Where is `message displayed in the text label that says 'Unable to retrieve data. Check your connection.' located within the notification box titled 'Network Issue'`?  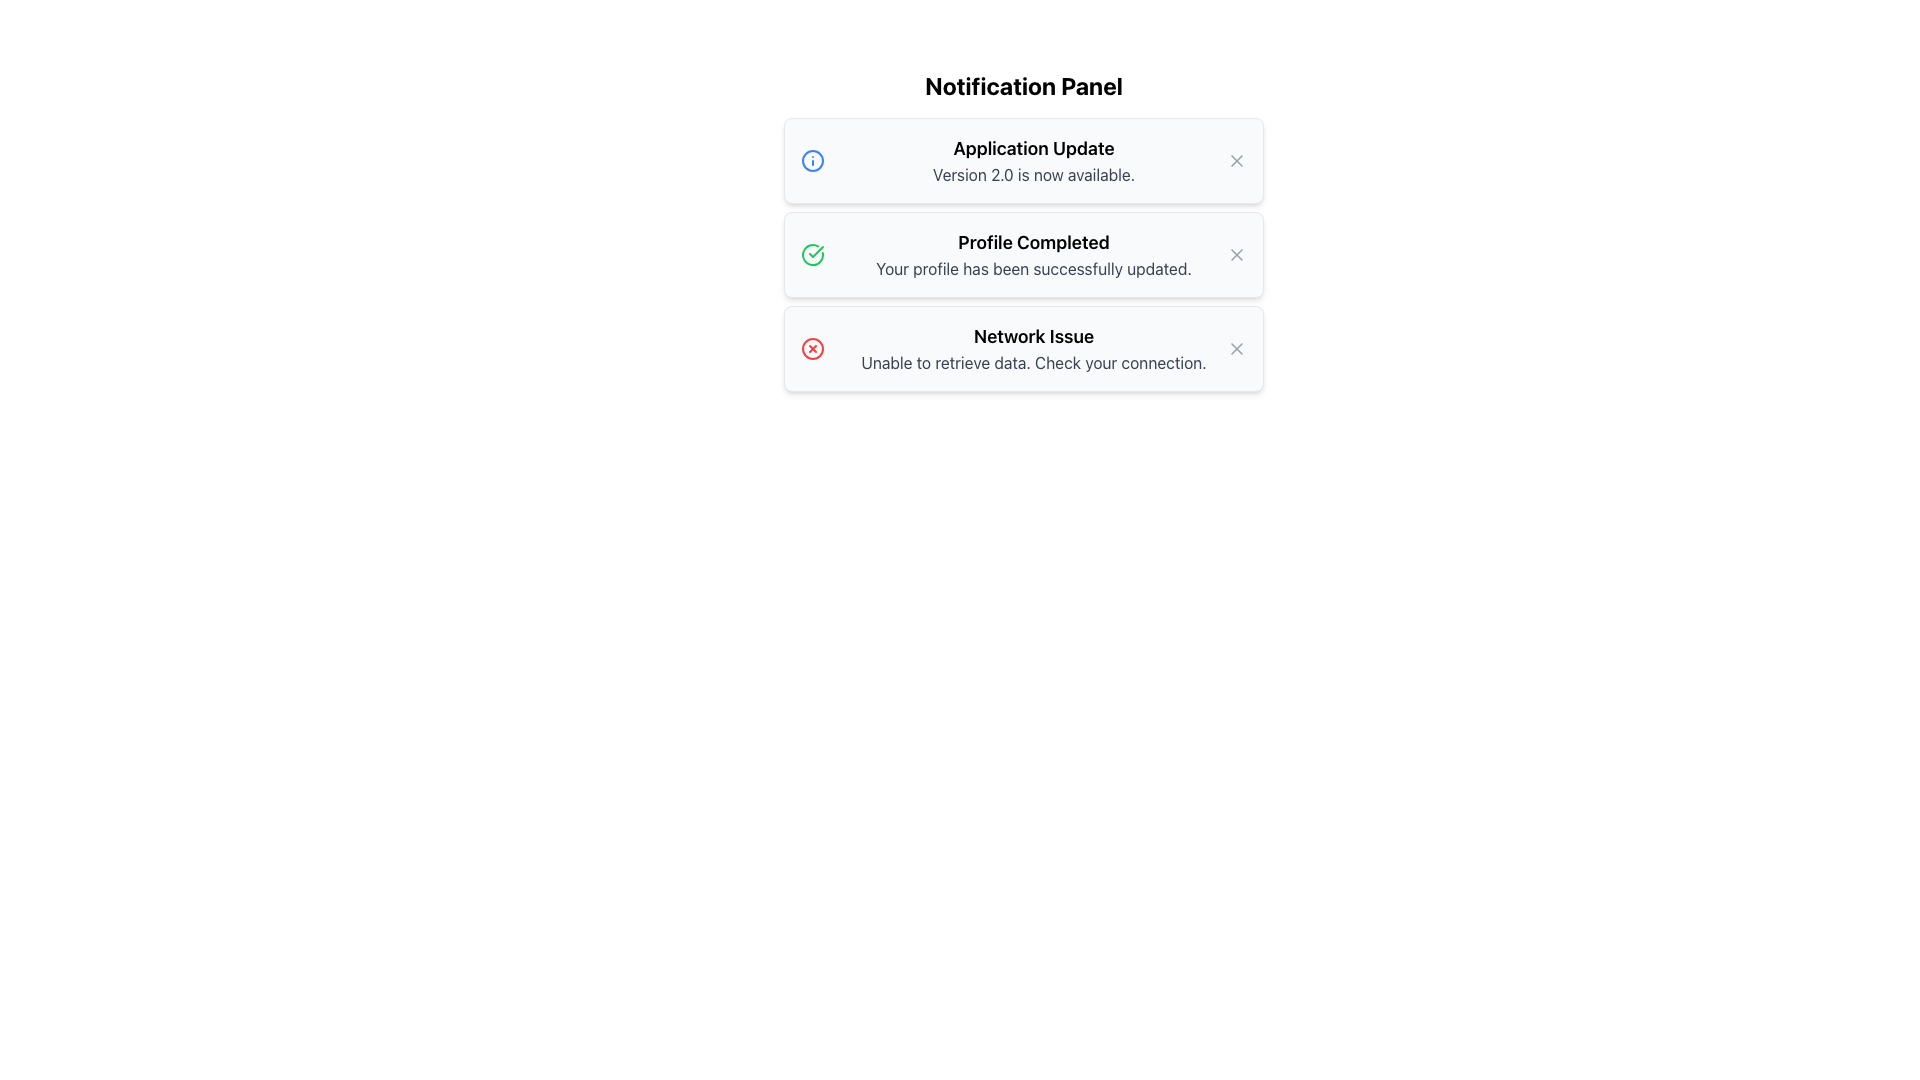
message displayed in the text label that says 'Unable to retrieve data. Check your connection.' located within the notification box titled 'Network Issue' is located at coordinates (1033, 362).